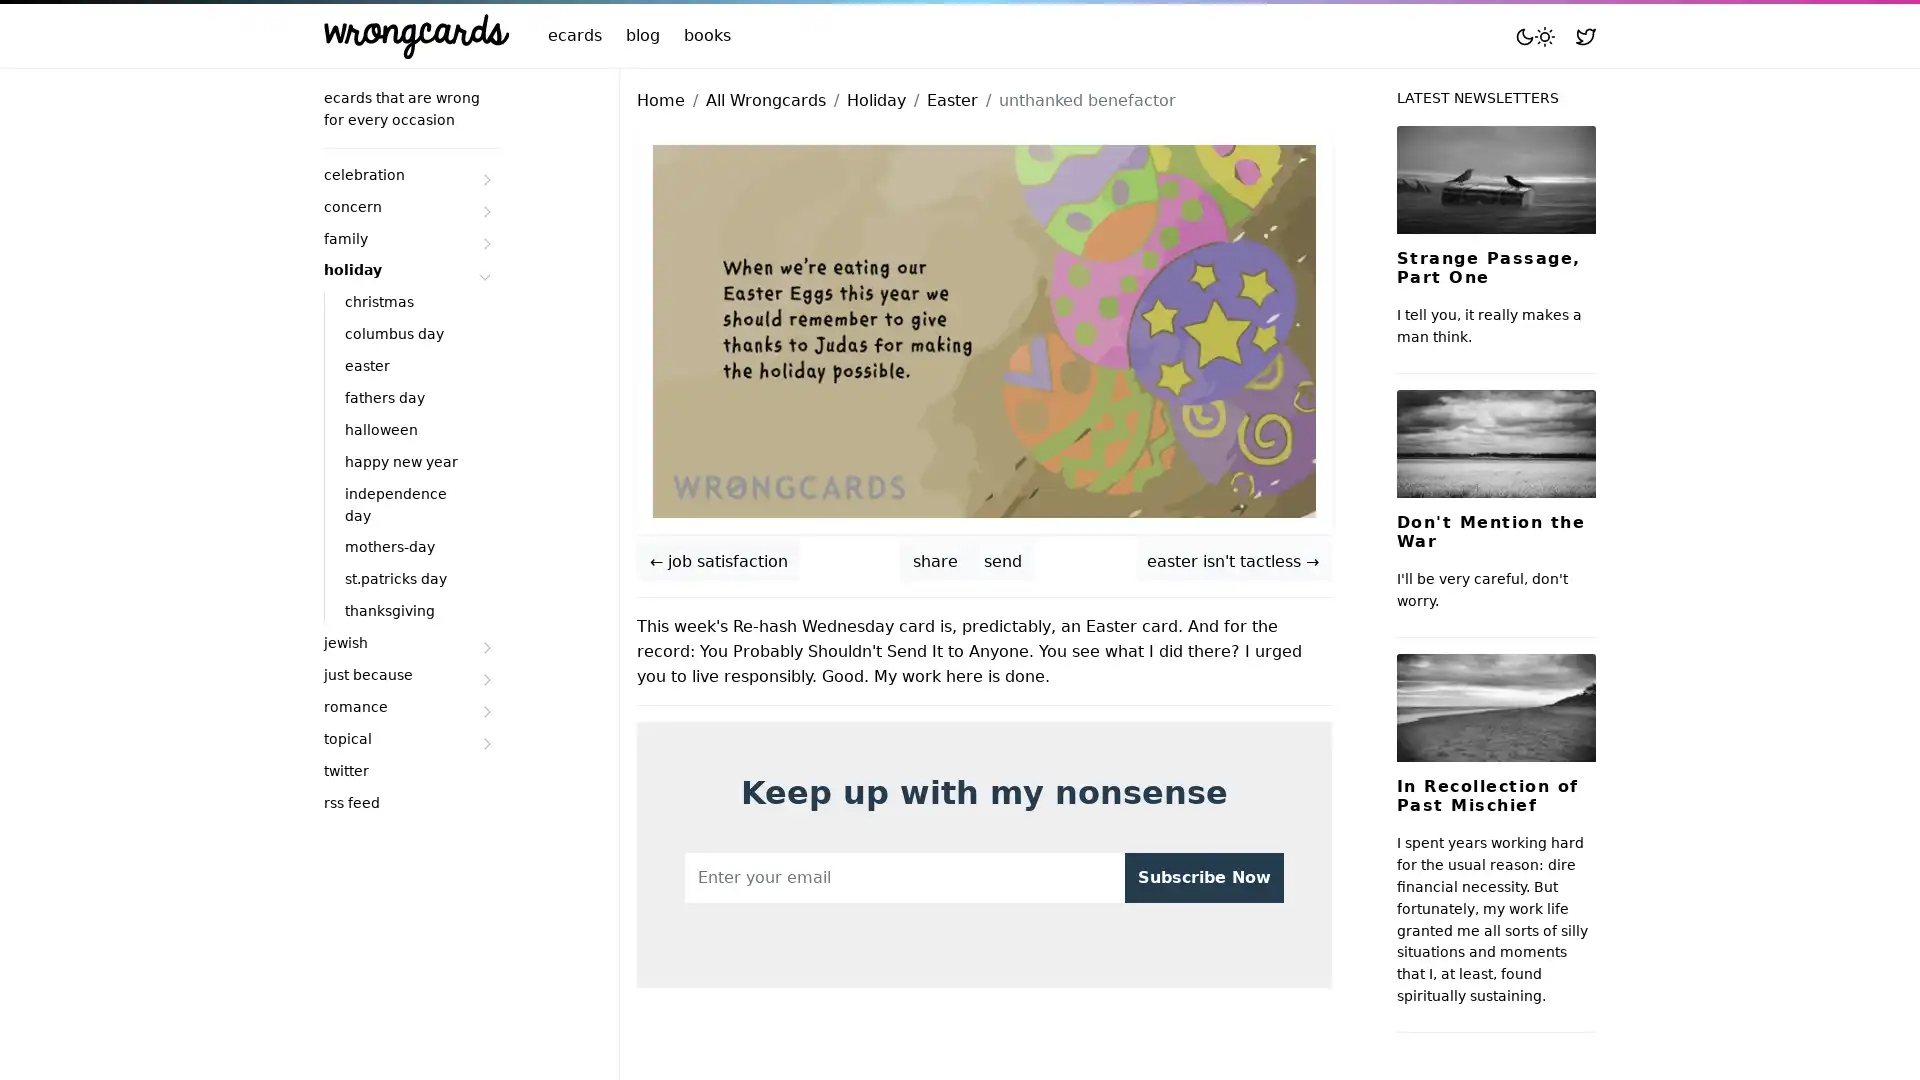  What do you see at coordinates (484, 242) in the screenshot?
I see `Submenu` at bounding box center [484, 242].